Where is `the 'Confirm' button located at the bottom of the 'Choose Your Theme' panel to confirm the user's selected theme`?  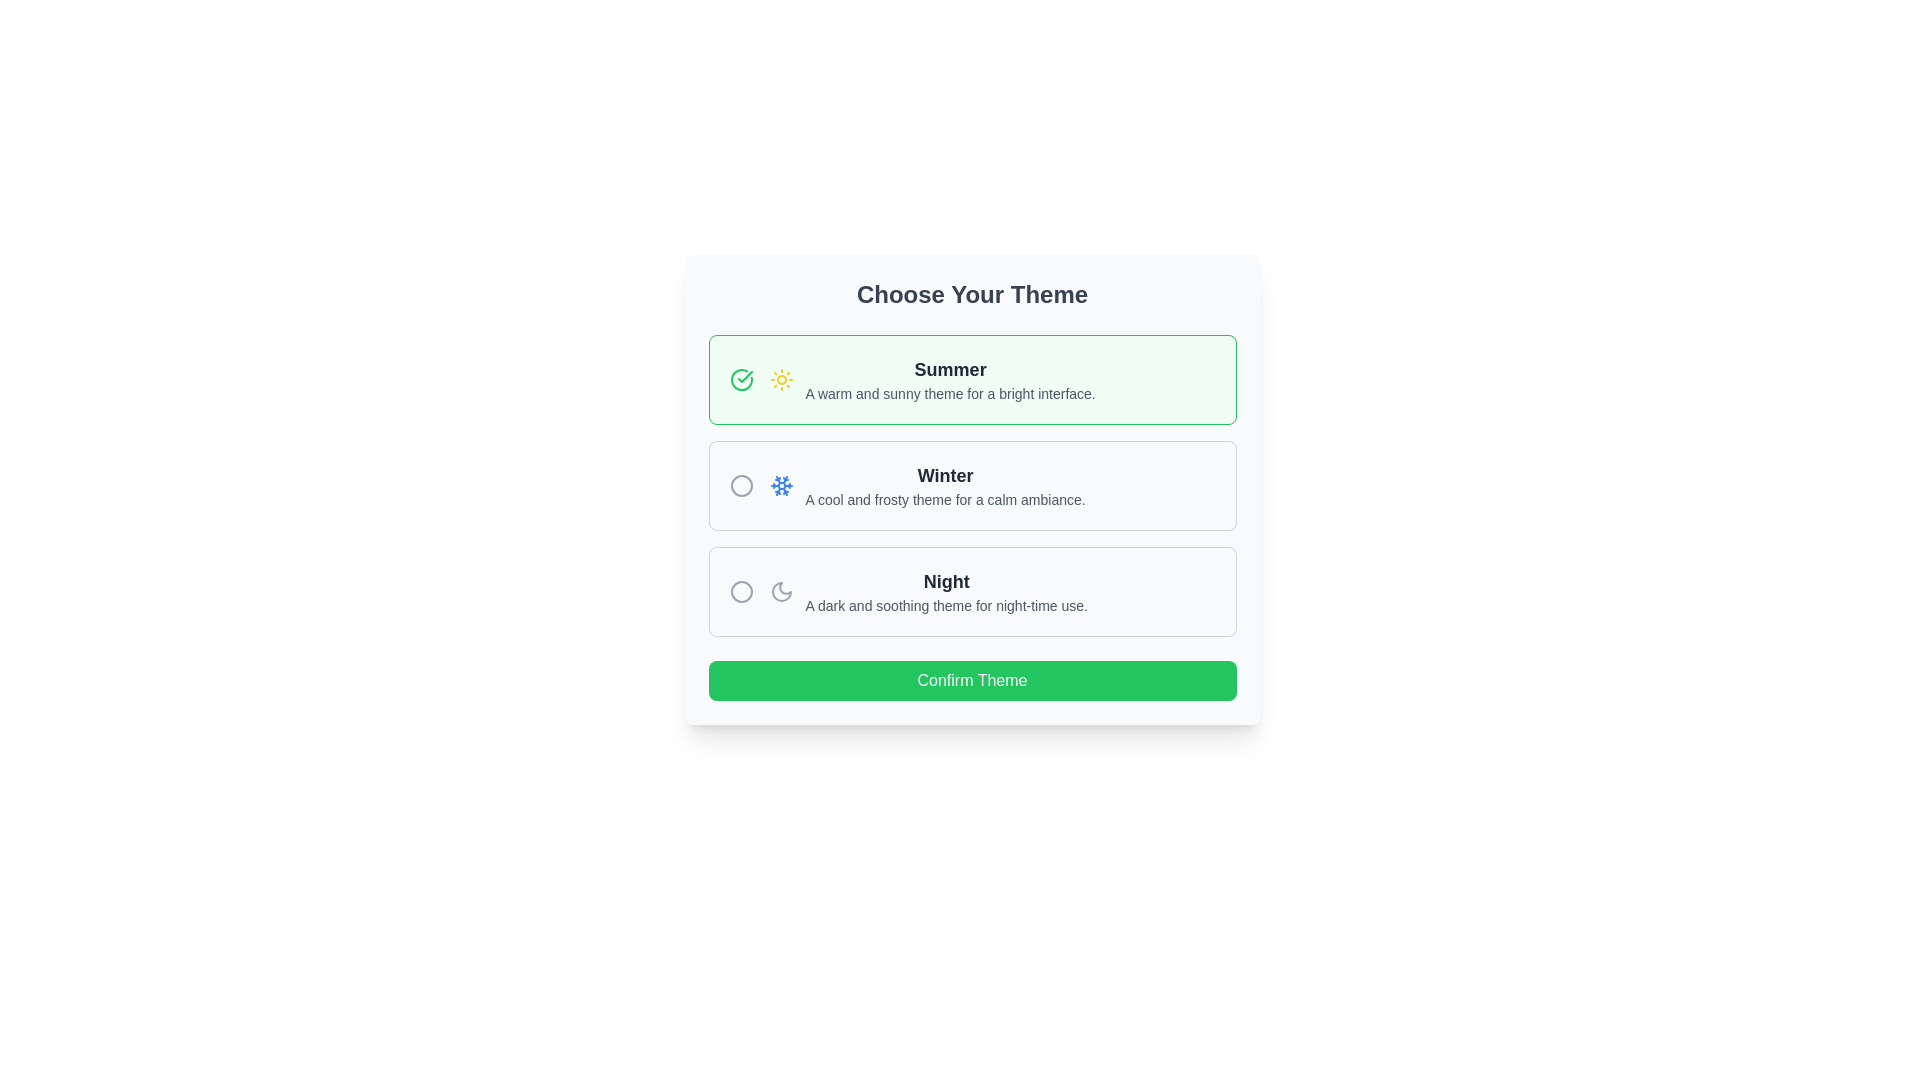 the 'Confirm' button located at the bottom of the 'Choose Your Theme' panel to confirm the user's selected theme is located at coordinates (972, 680).